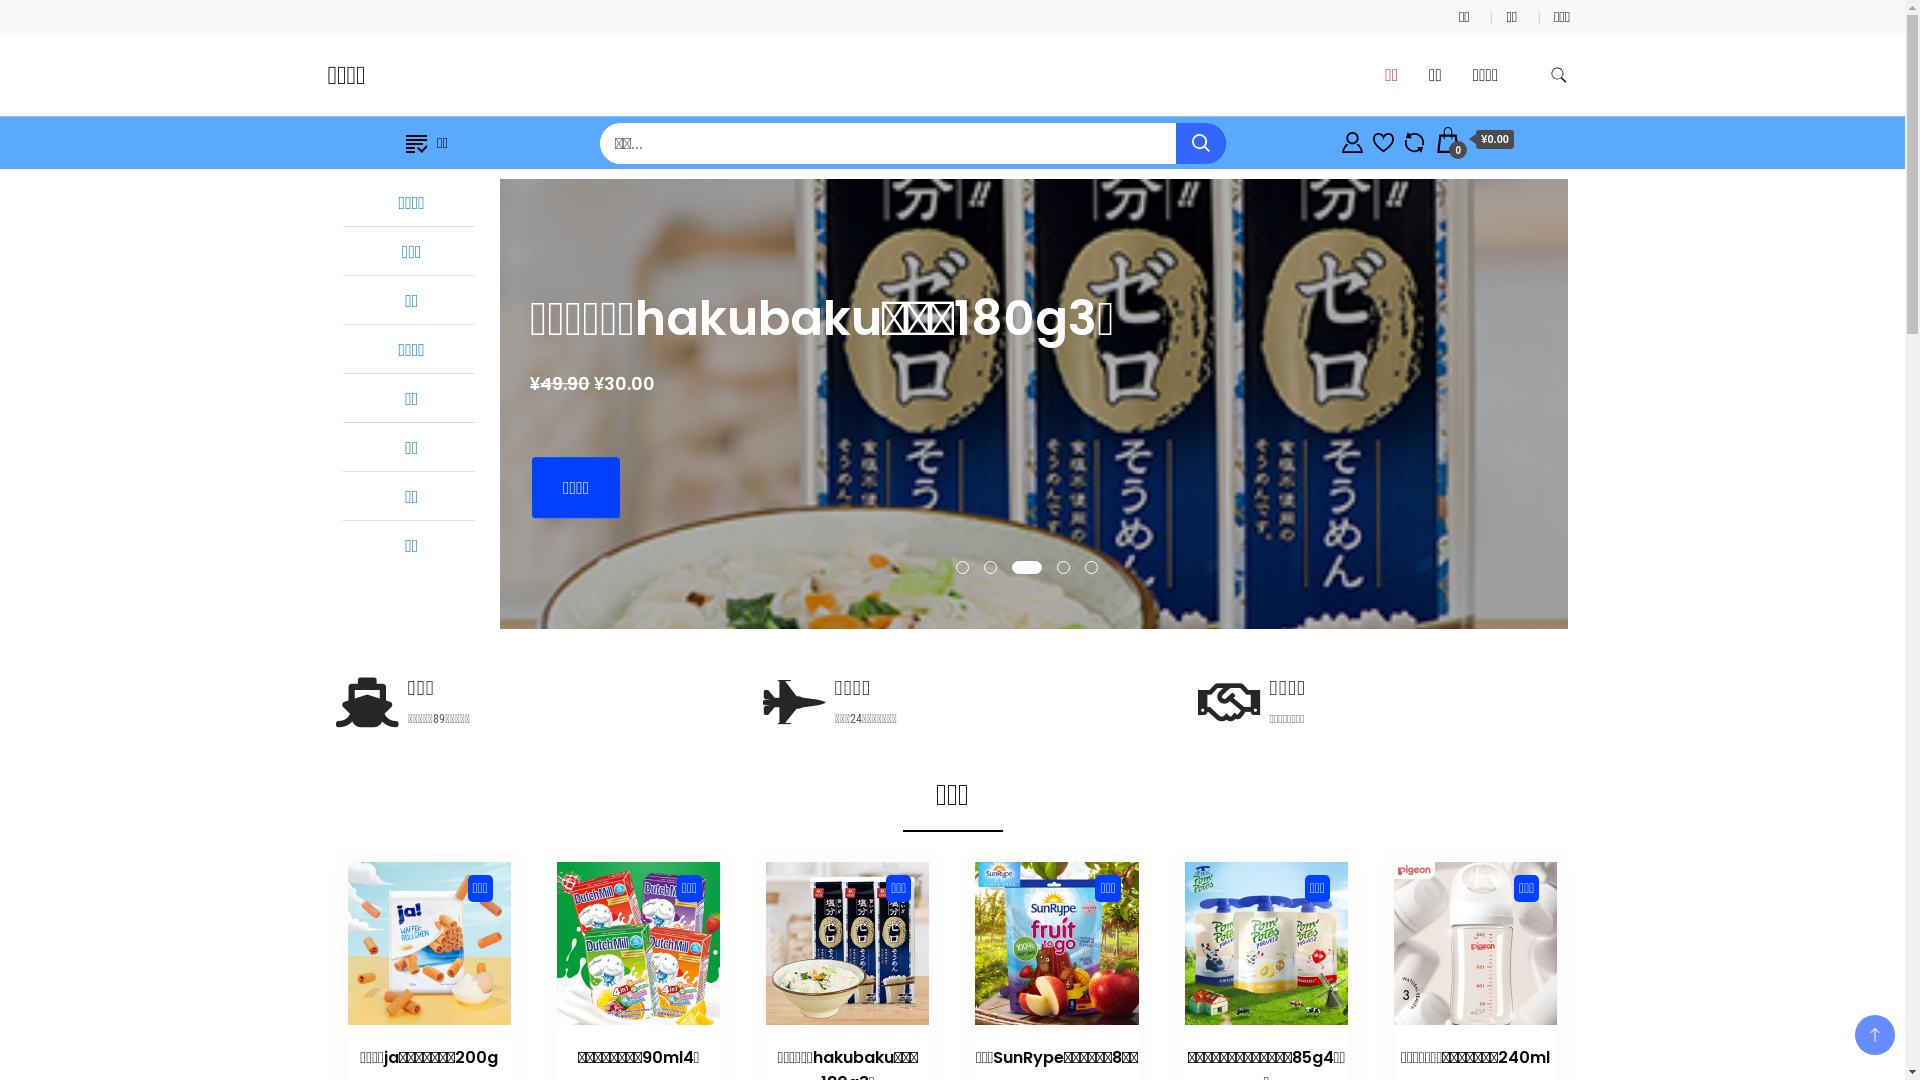 The image size is (1920, 1080). Describe the element at coordinates (1352, 138) in the screenshot. I see `'My Account'` at that location.